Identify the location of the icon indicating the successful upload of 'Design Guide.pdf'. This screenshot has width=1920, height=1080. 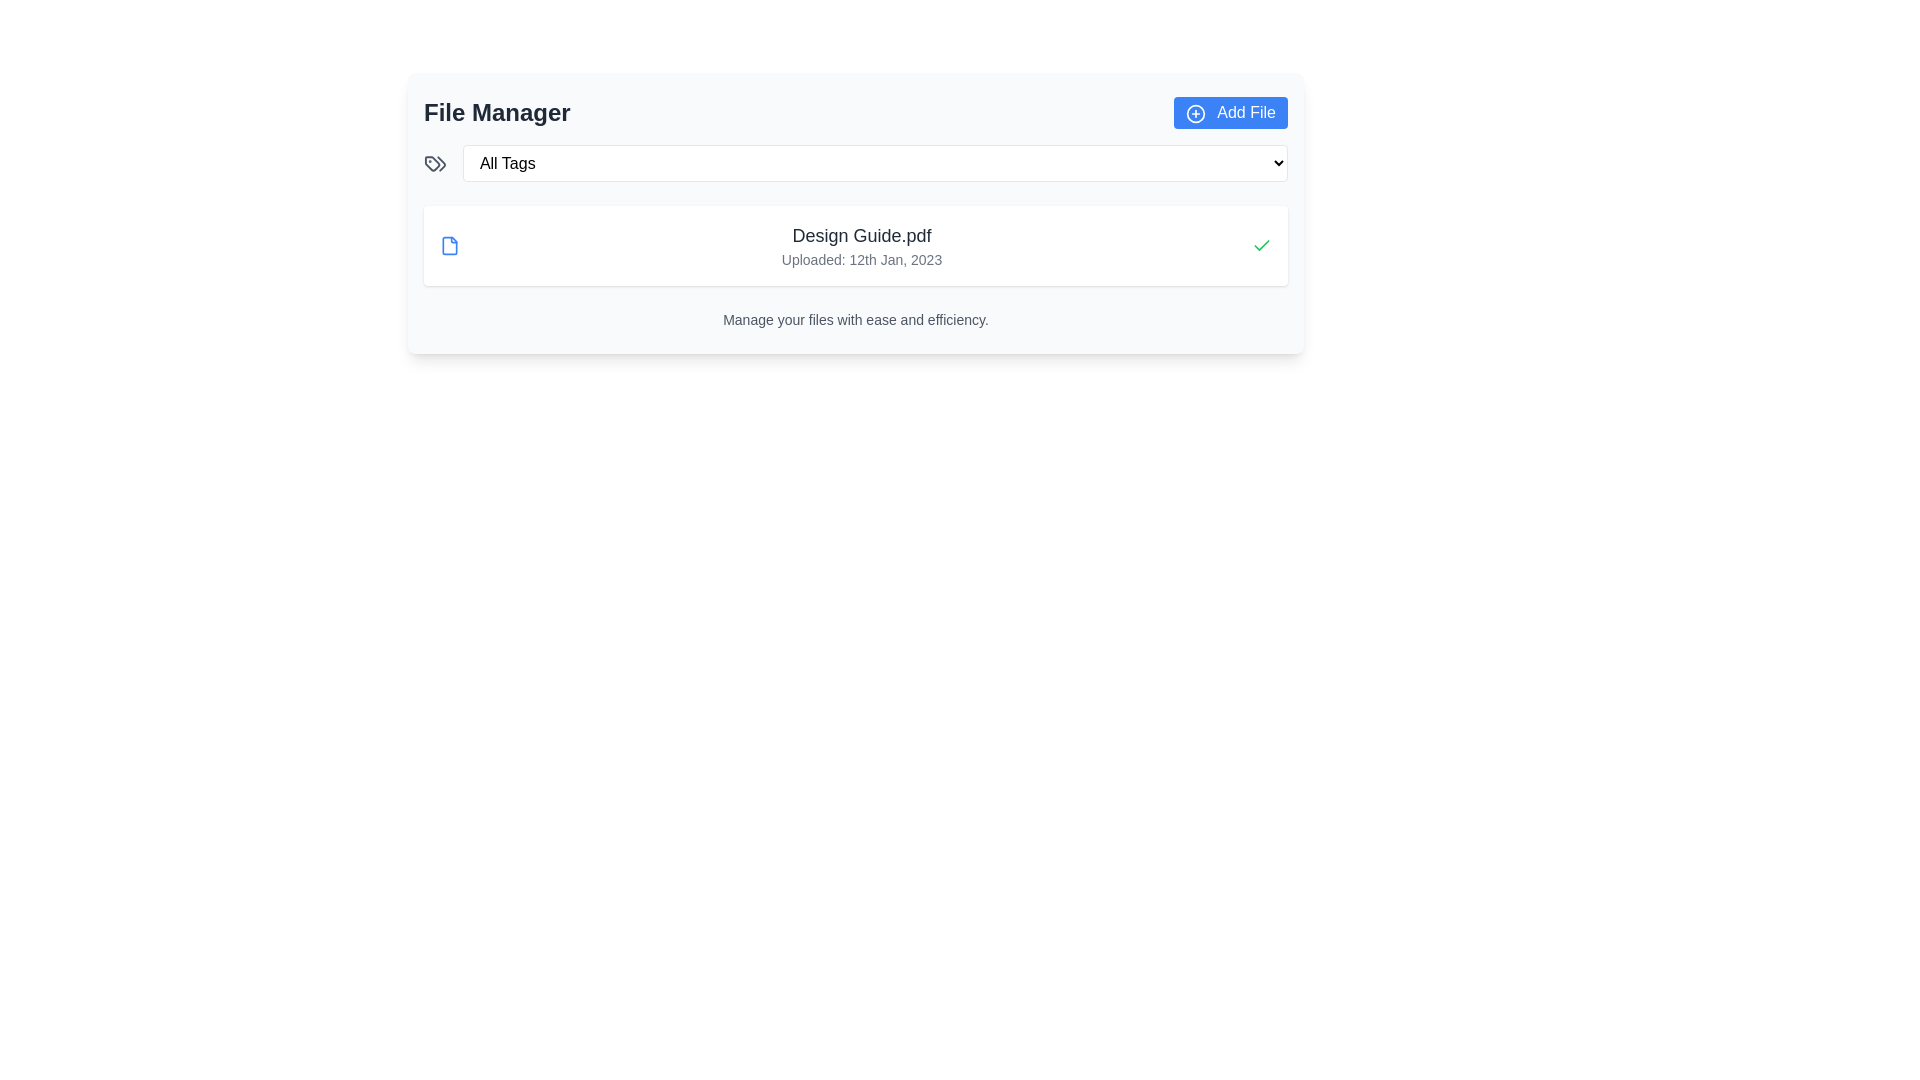
(1261, 245).